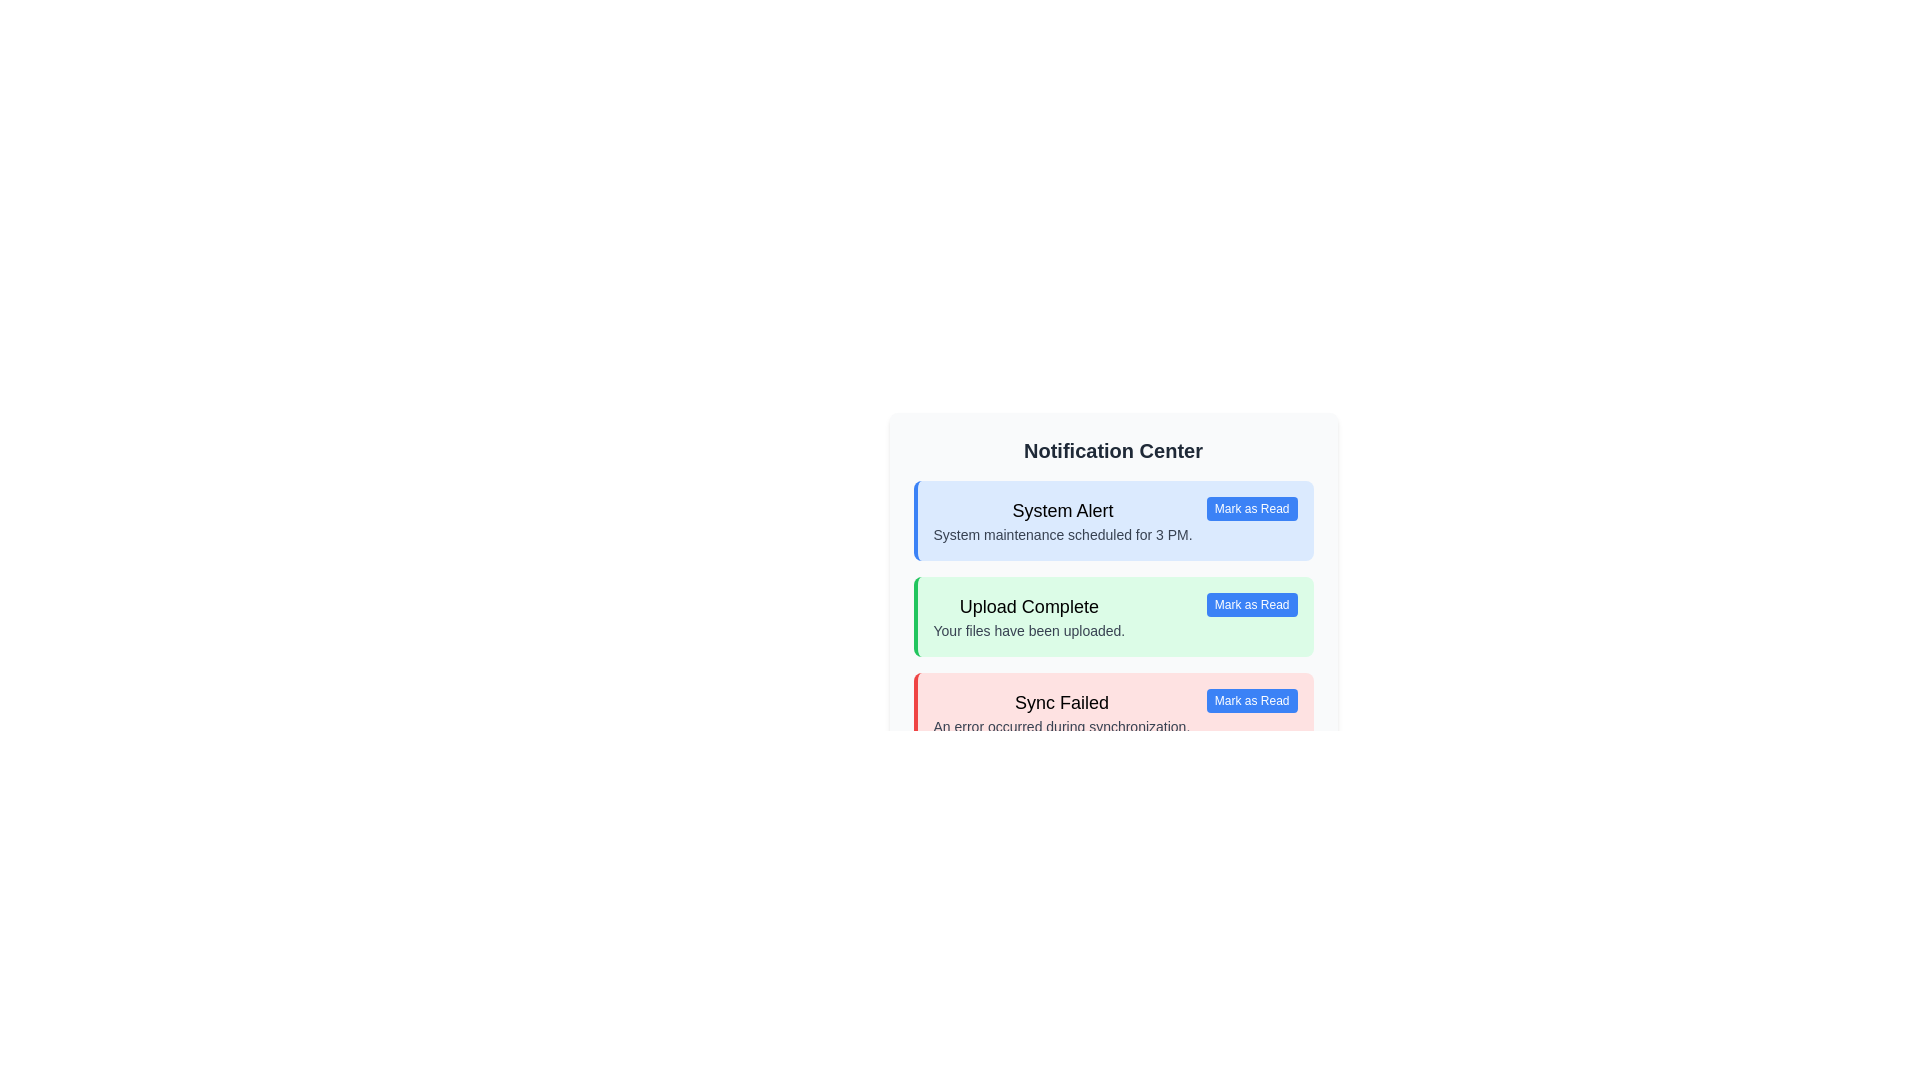 The width and height of the screenshot is (1920, 1080). What do you see at coordinates (1062, 509) in the screenshot?
I see `the title of the first notification in the 'Notification Center' to read its content` at bounding box center [1062, 509].